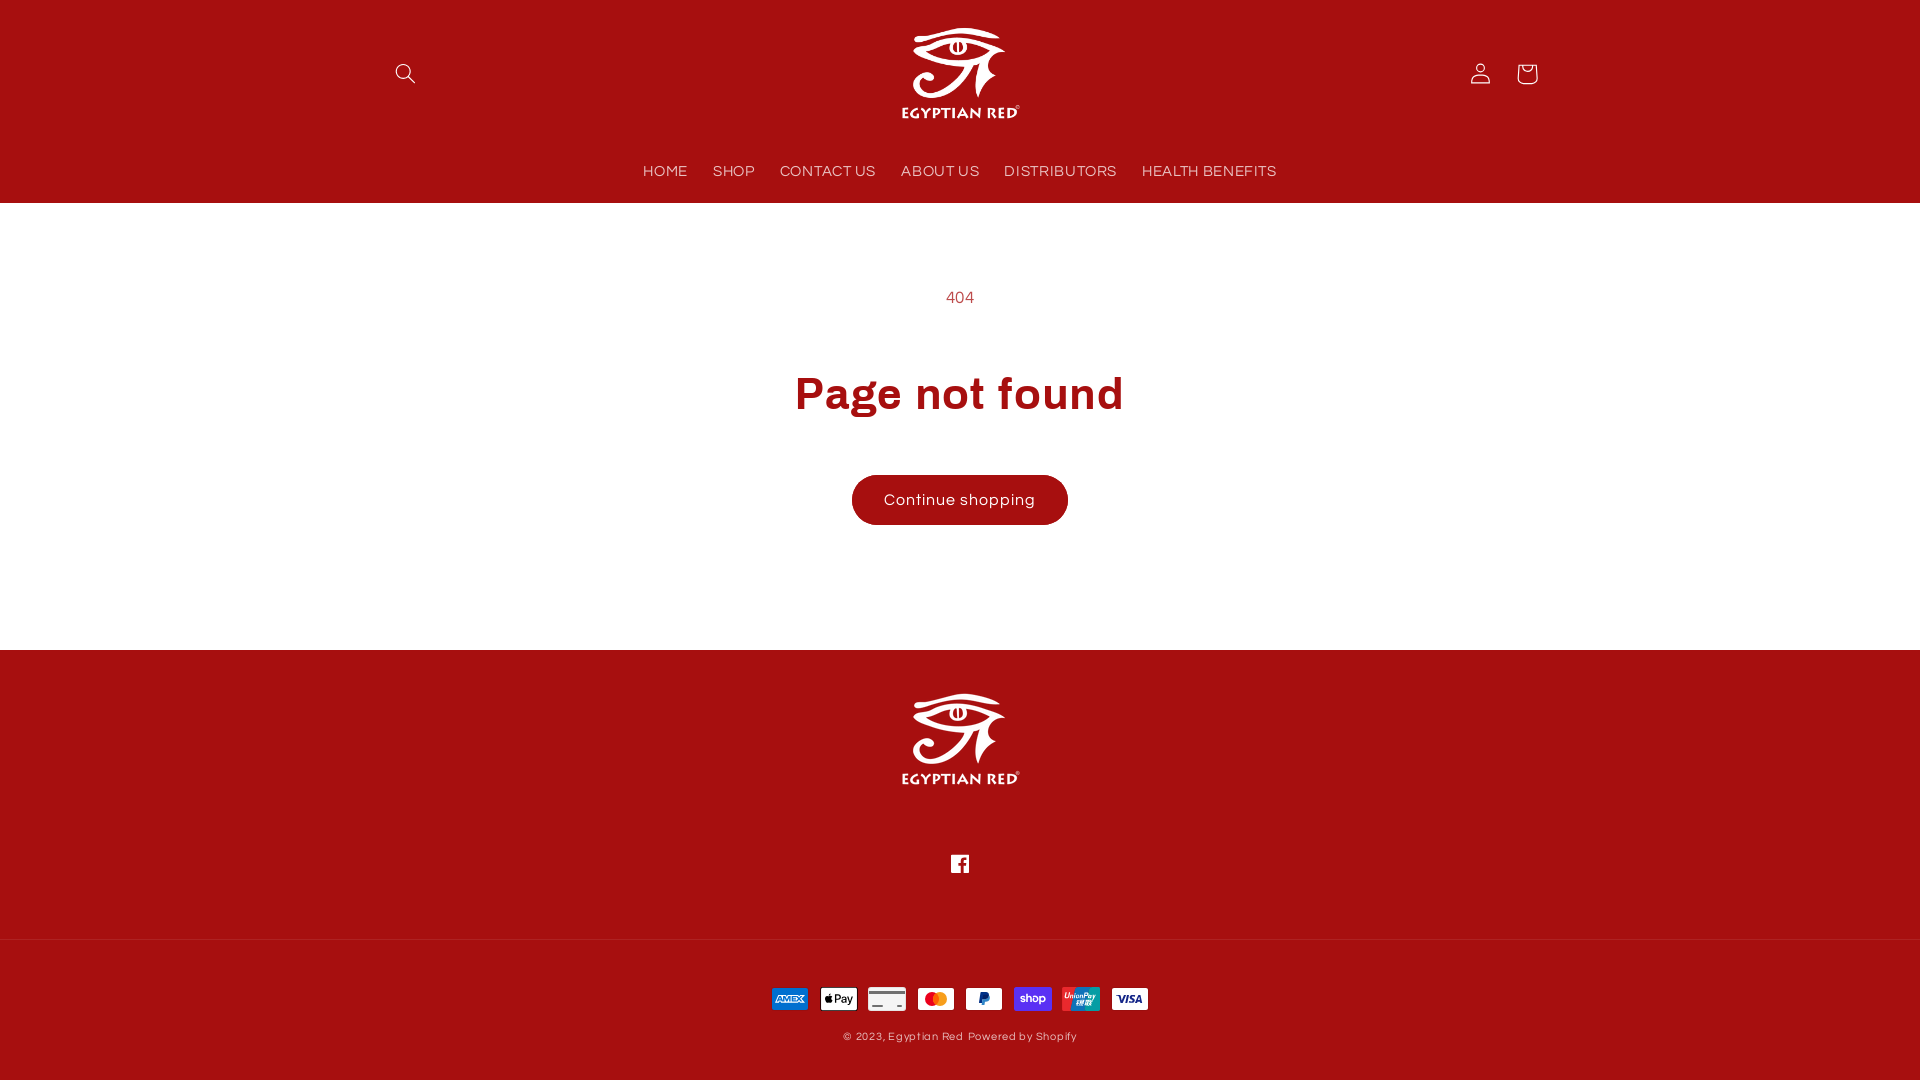  I want to click on 'Cart', so click(1503, 72).